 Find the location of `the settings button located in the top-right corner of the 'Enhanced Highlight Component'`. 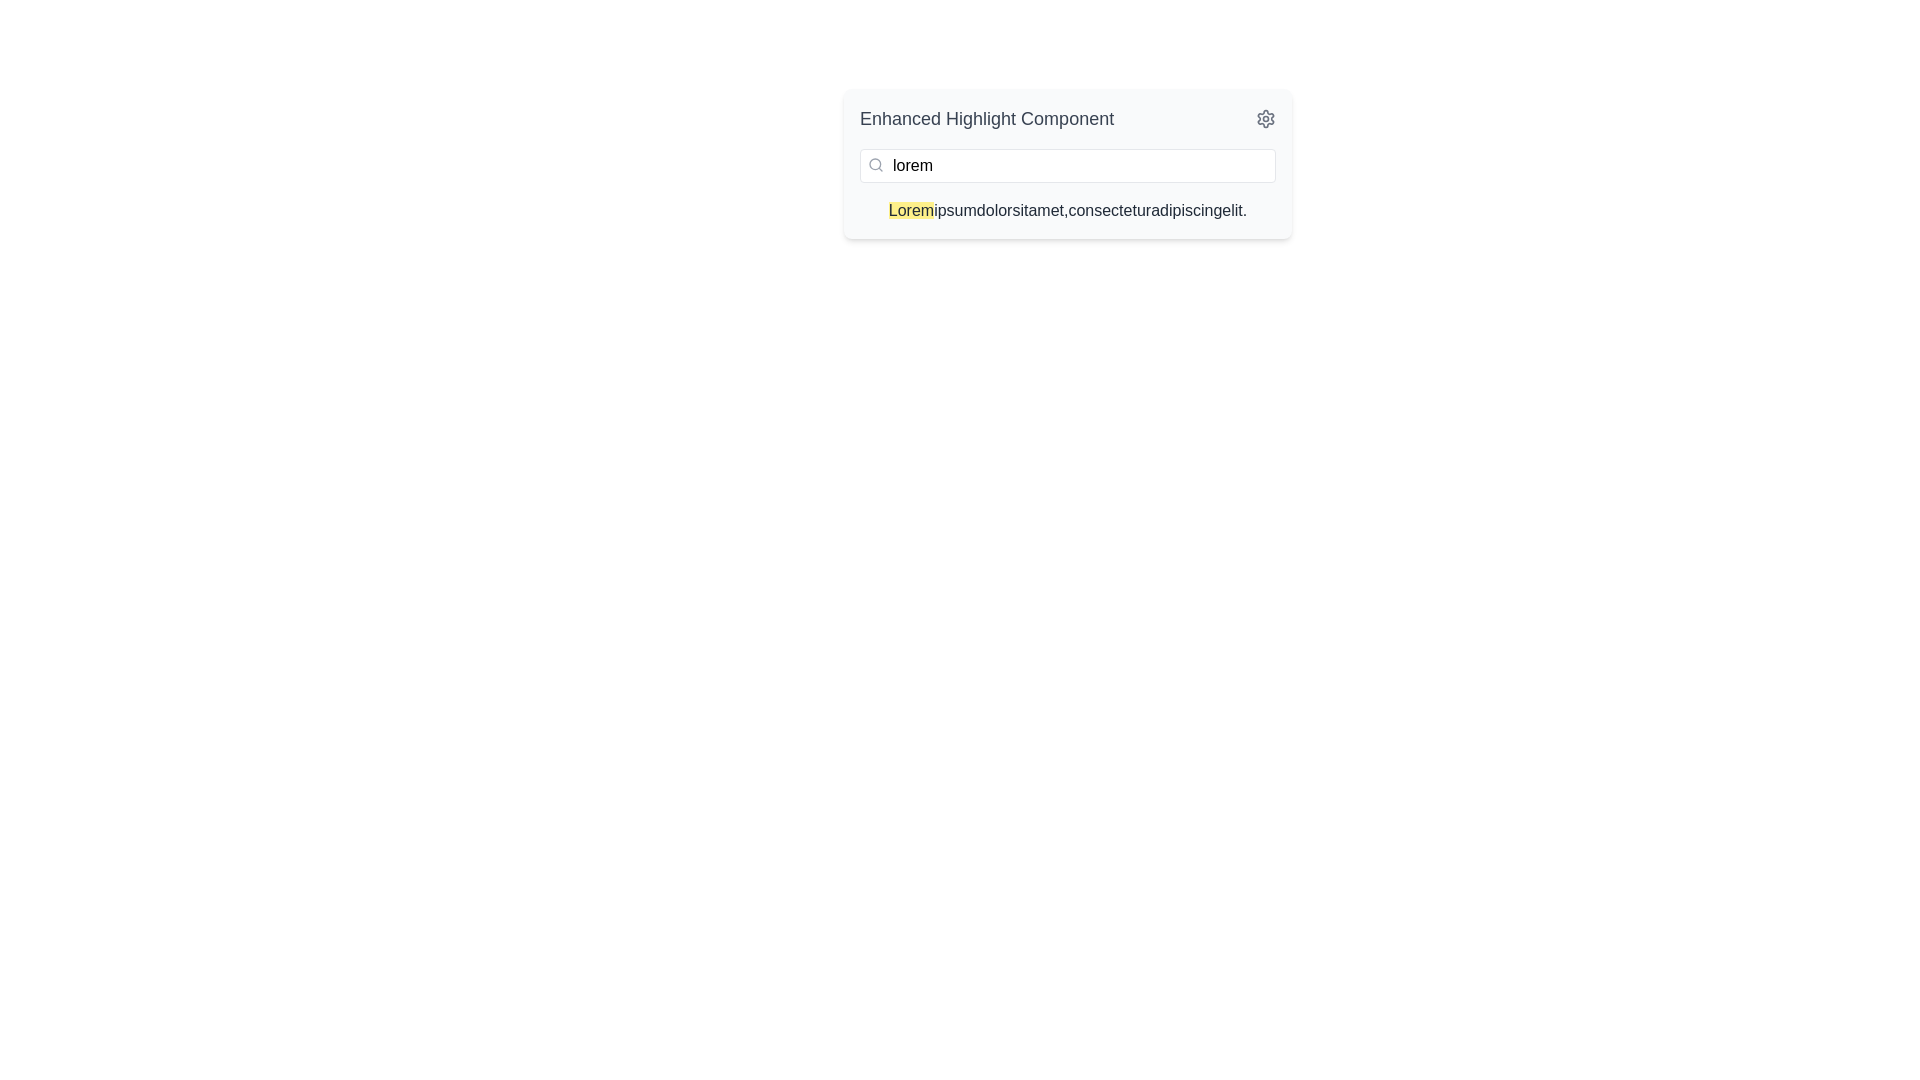

the settings button located in the top-right corner of the 'Enhanced Highlight Component' is located at coordinates (1265, 119).